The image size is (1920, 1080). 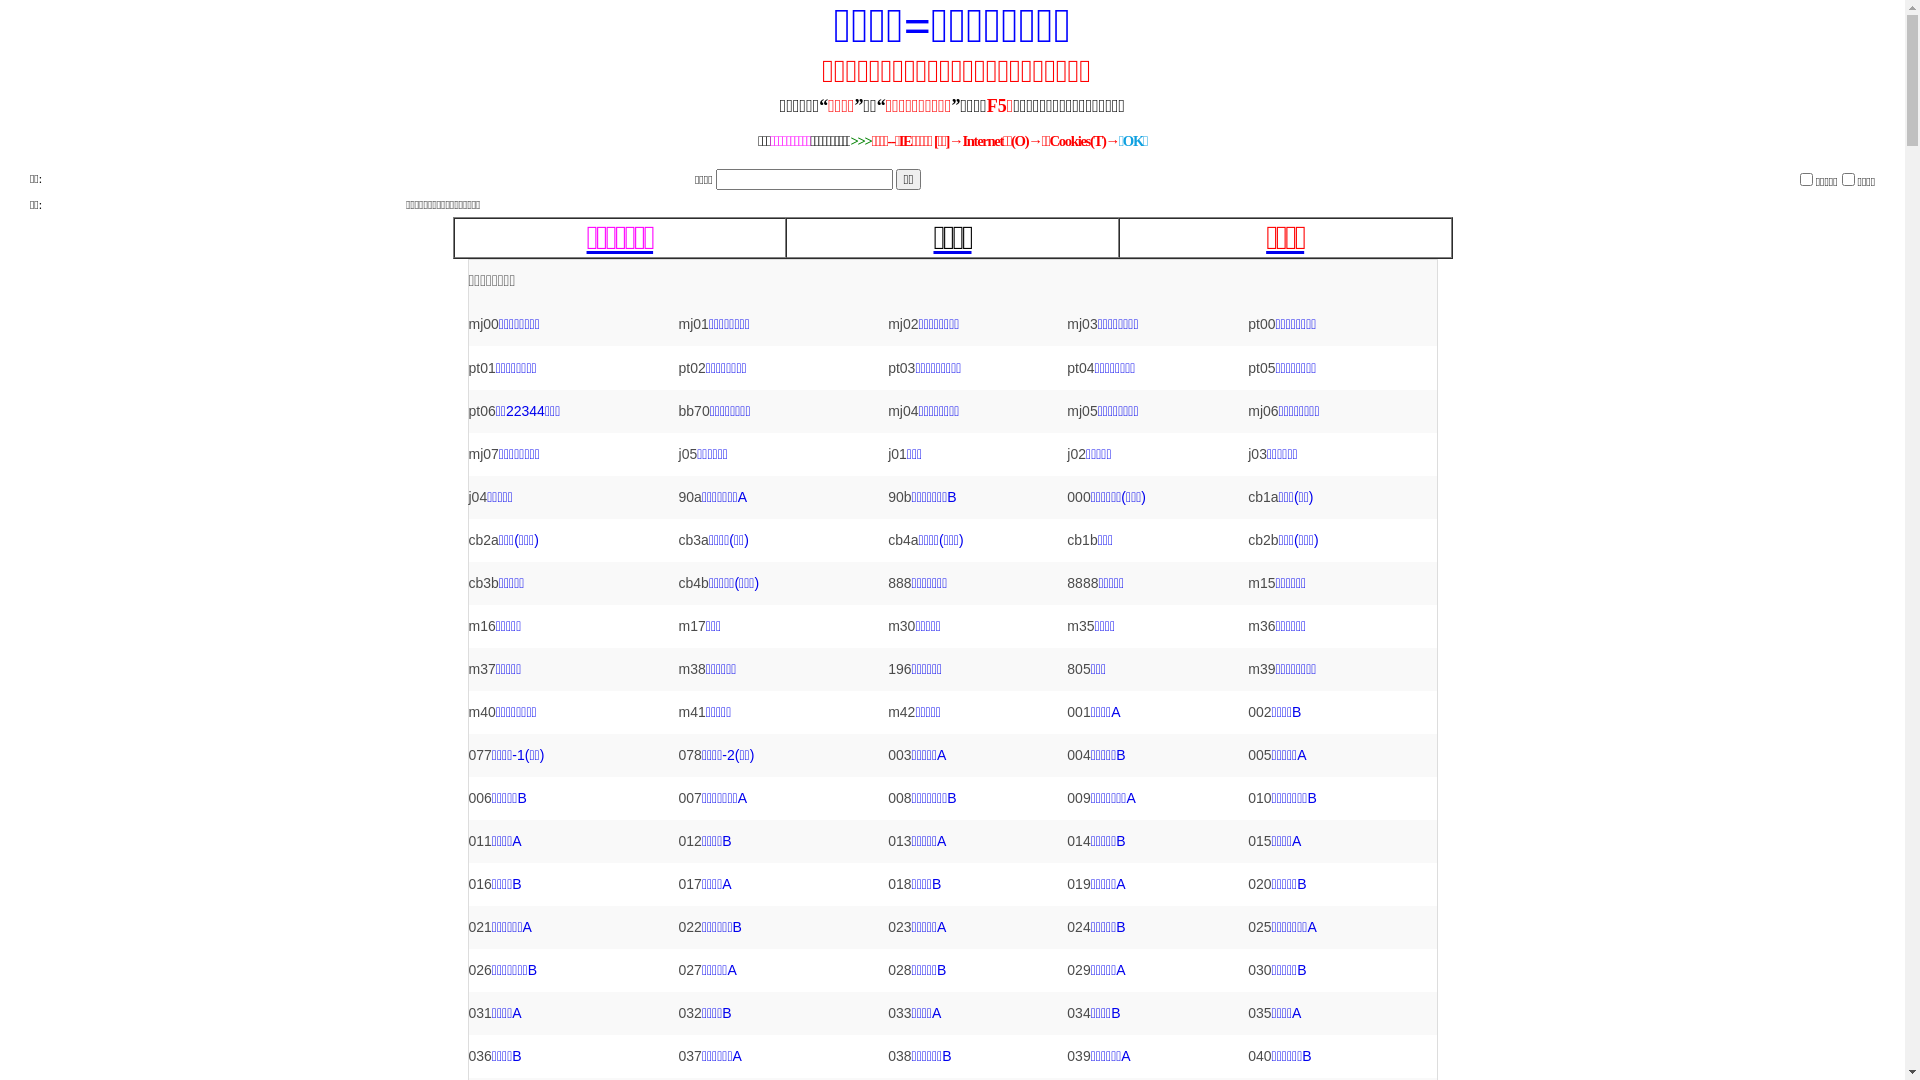 I want to click on '023', so click(x=898, y=926).